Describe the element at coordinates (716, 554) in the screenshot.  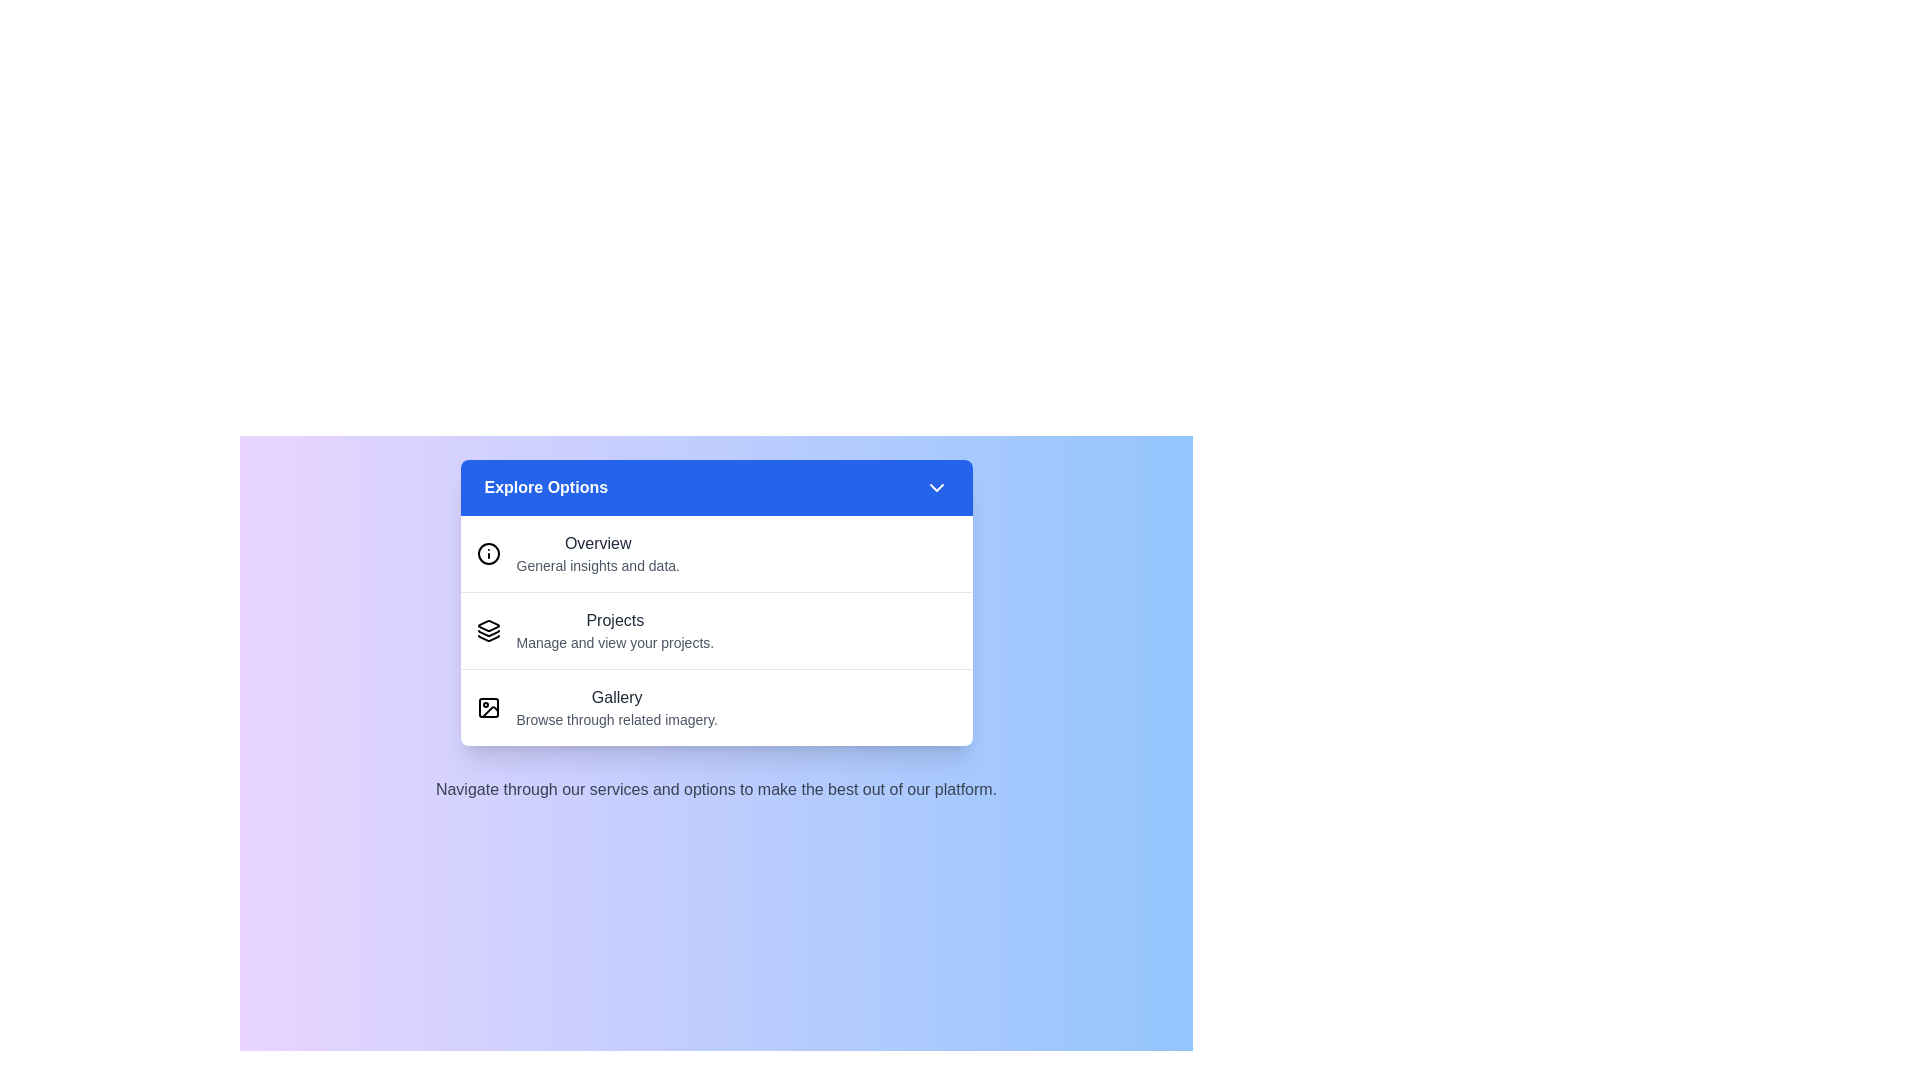
I see `the menu item labeled Overview to highlight it` at that location.